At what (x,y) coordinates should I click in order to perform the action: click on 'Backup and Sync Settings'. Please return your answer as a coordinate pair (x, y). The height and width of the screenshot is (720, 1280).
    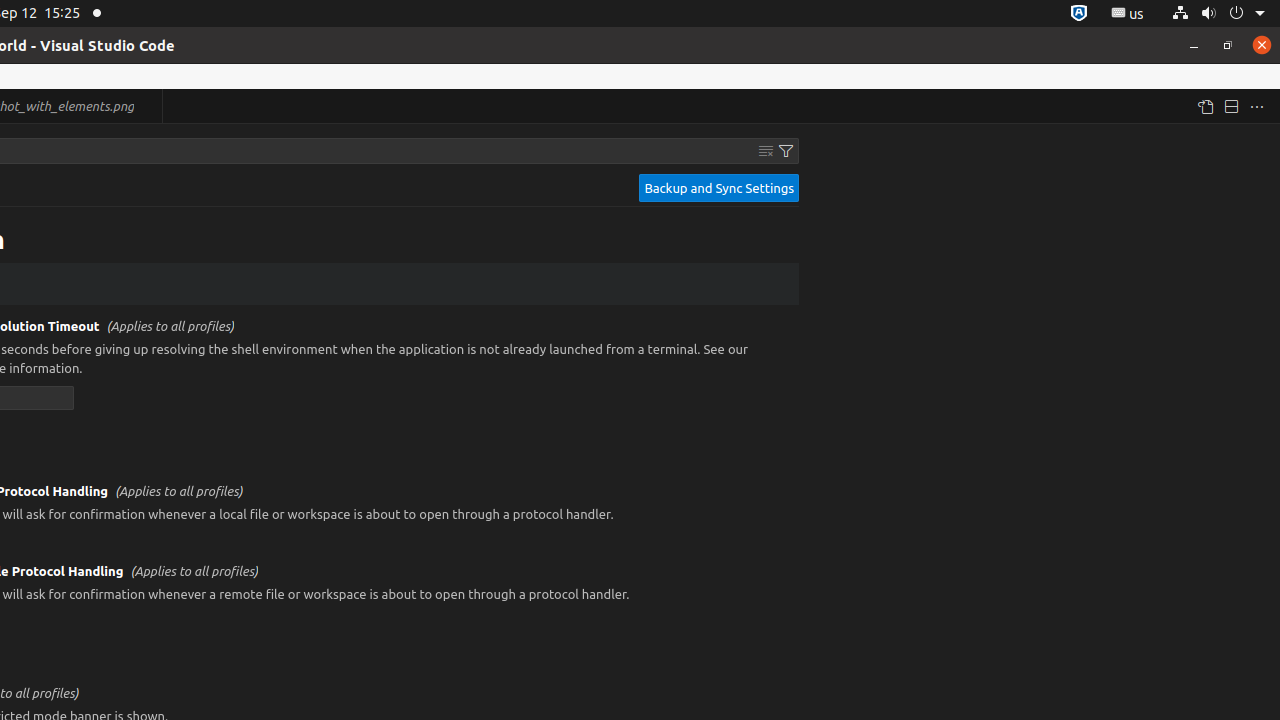
    Looking at the image, I should click on (718, 187).